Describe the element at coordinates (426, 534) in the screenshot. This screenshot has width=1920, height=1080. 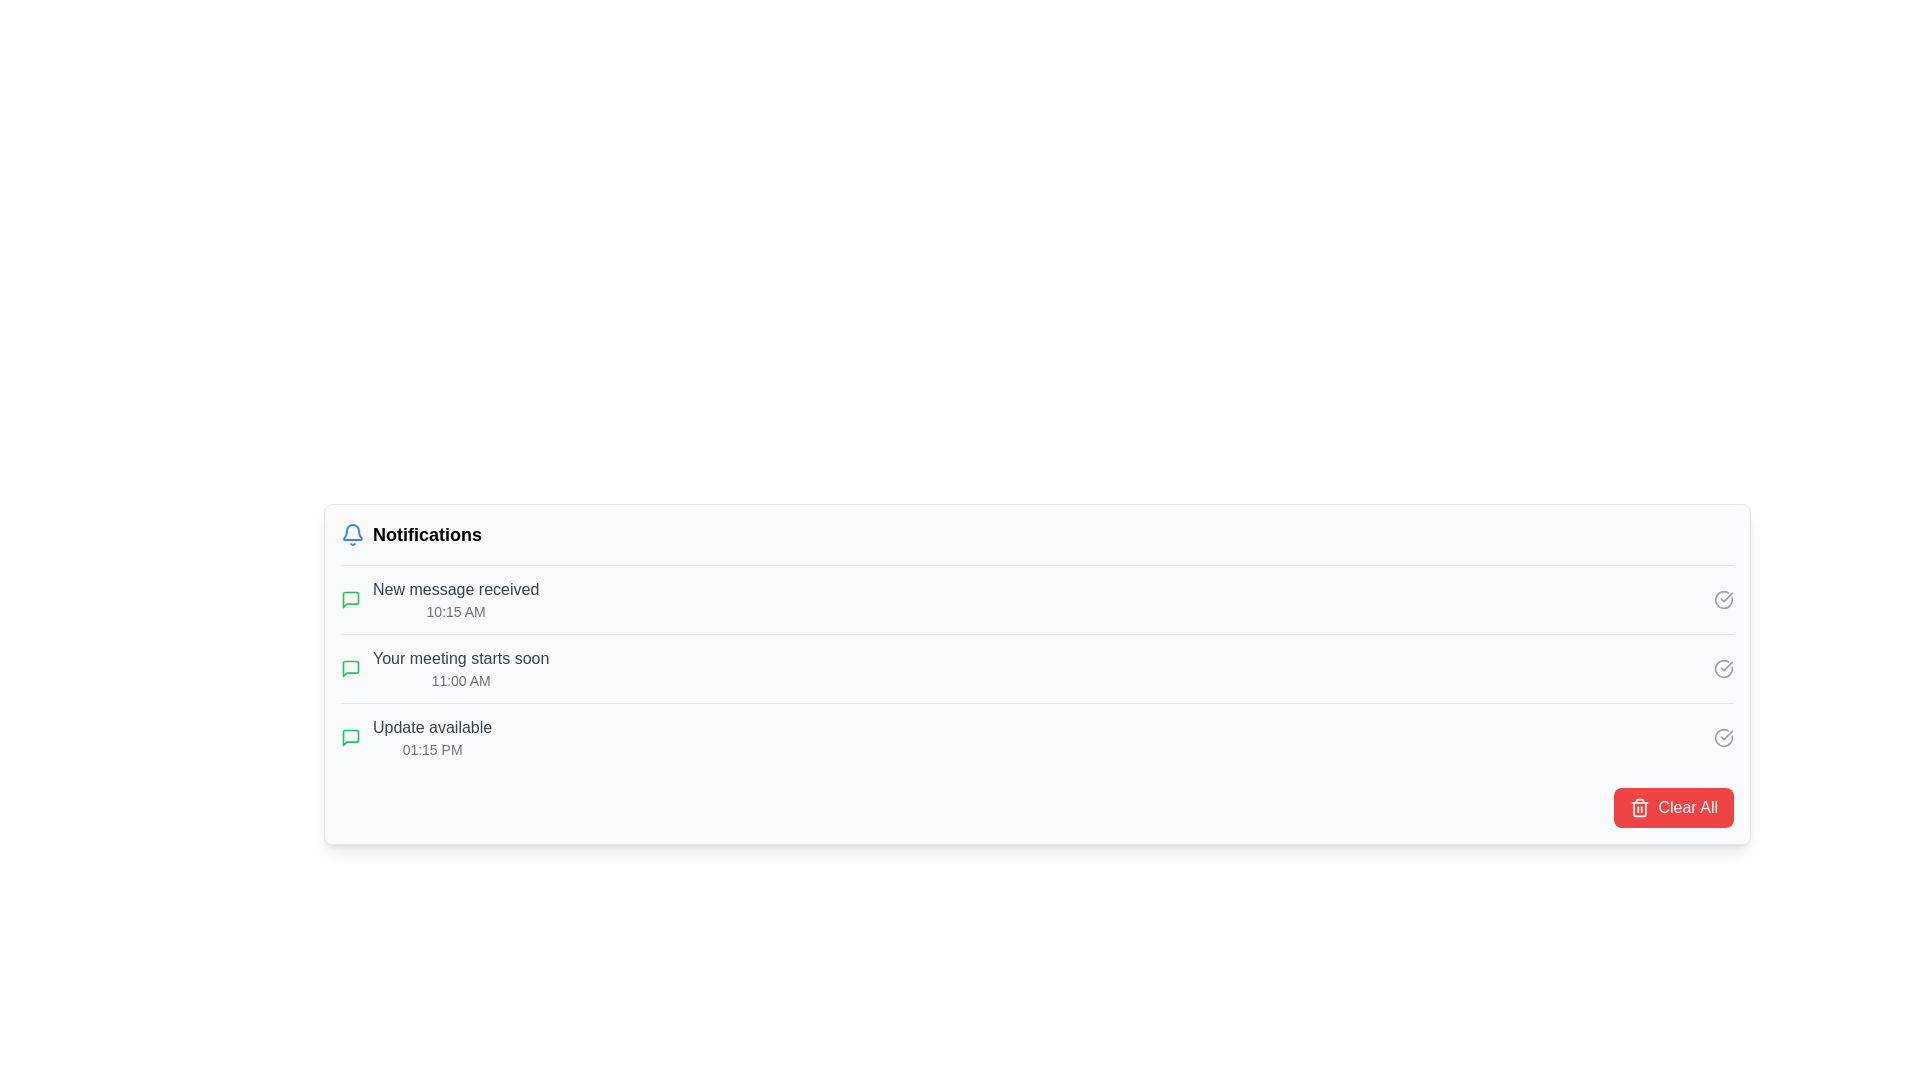
I see `text from the 'Notifications' text label, which is bold and larger than typical body text, located near the top-left of the notification panel` at that location.